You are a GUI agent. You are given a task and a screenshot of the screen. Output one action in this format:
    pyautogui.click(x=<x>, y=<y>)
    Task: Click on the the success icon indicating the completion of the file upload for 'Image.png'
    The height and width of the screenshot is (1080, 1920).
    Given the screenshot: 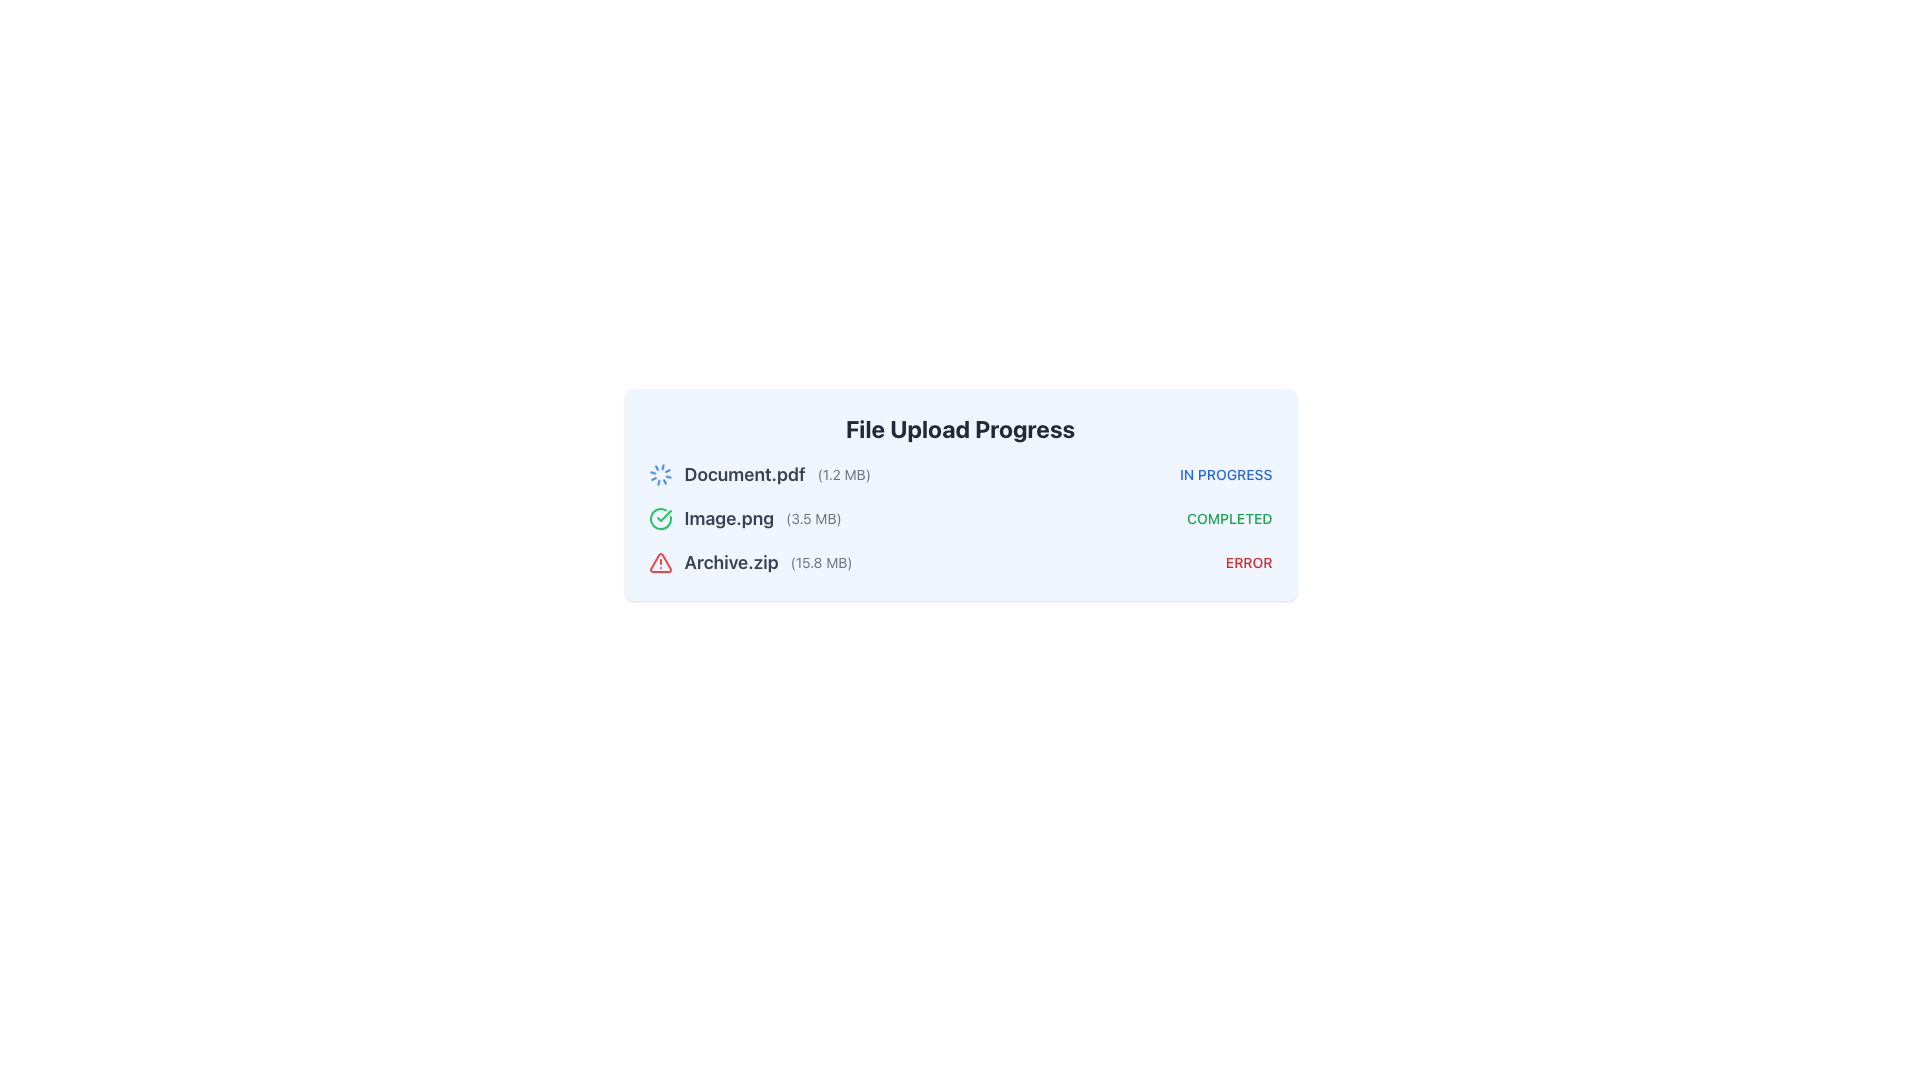 What is the action you would take?
    pyautogui.click(x=660, y=518)
    